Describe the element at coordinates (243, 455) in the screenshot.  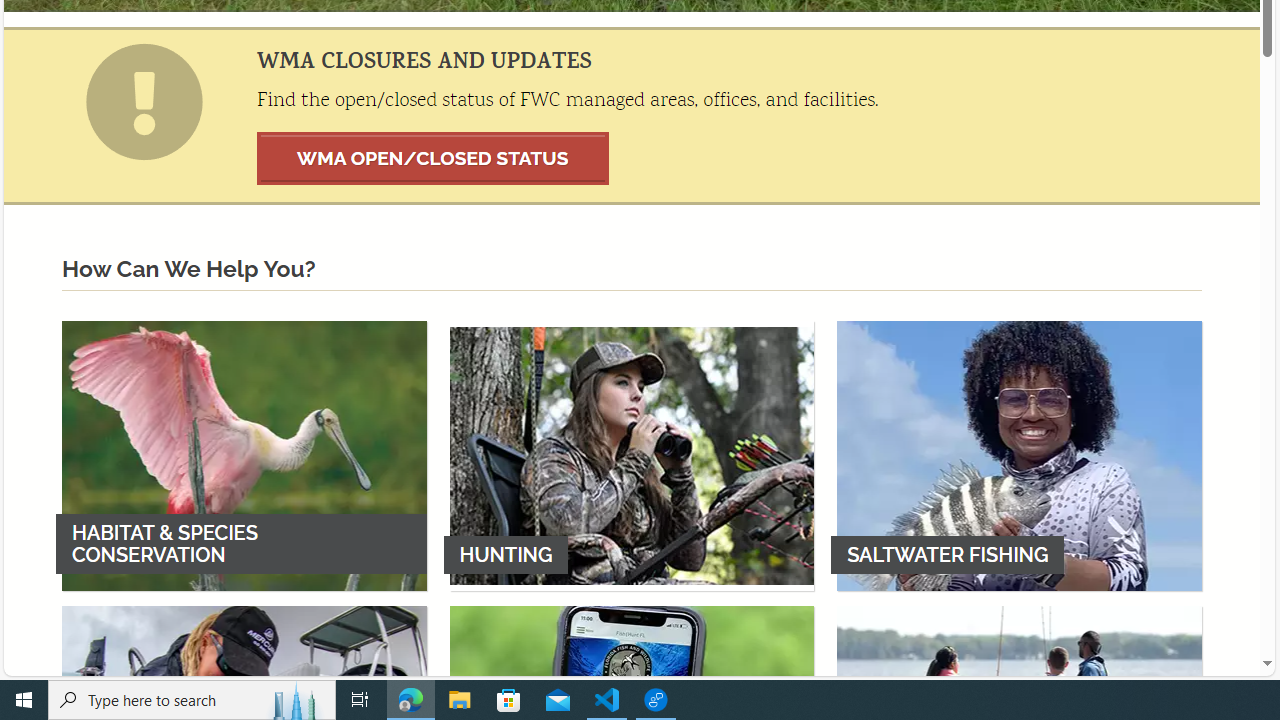
I see `'HABITAT & SPECIES CONSERVATION'` at that location.